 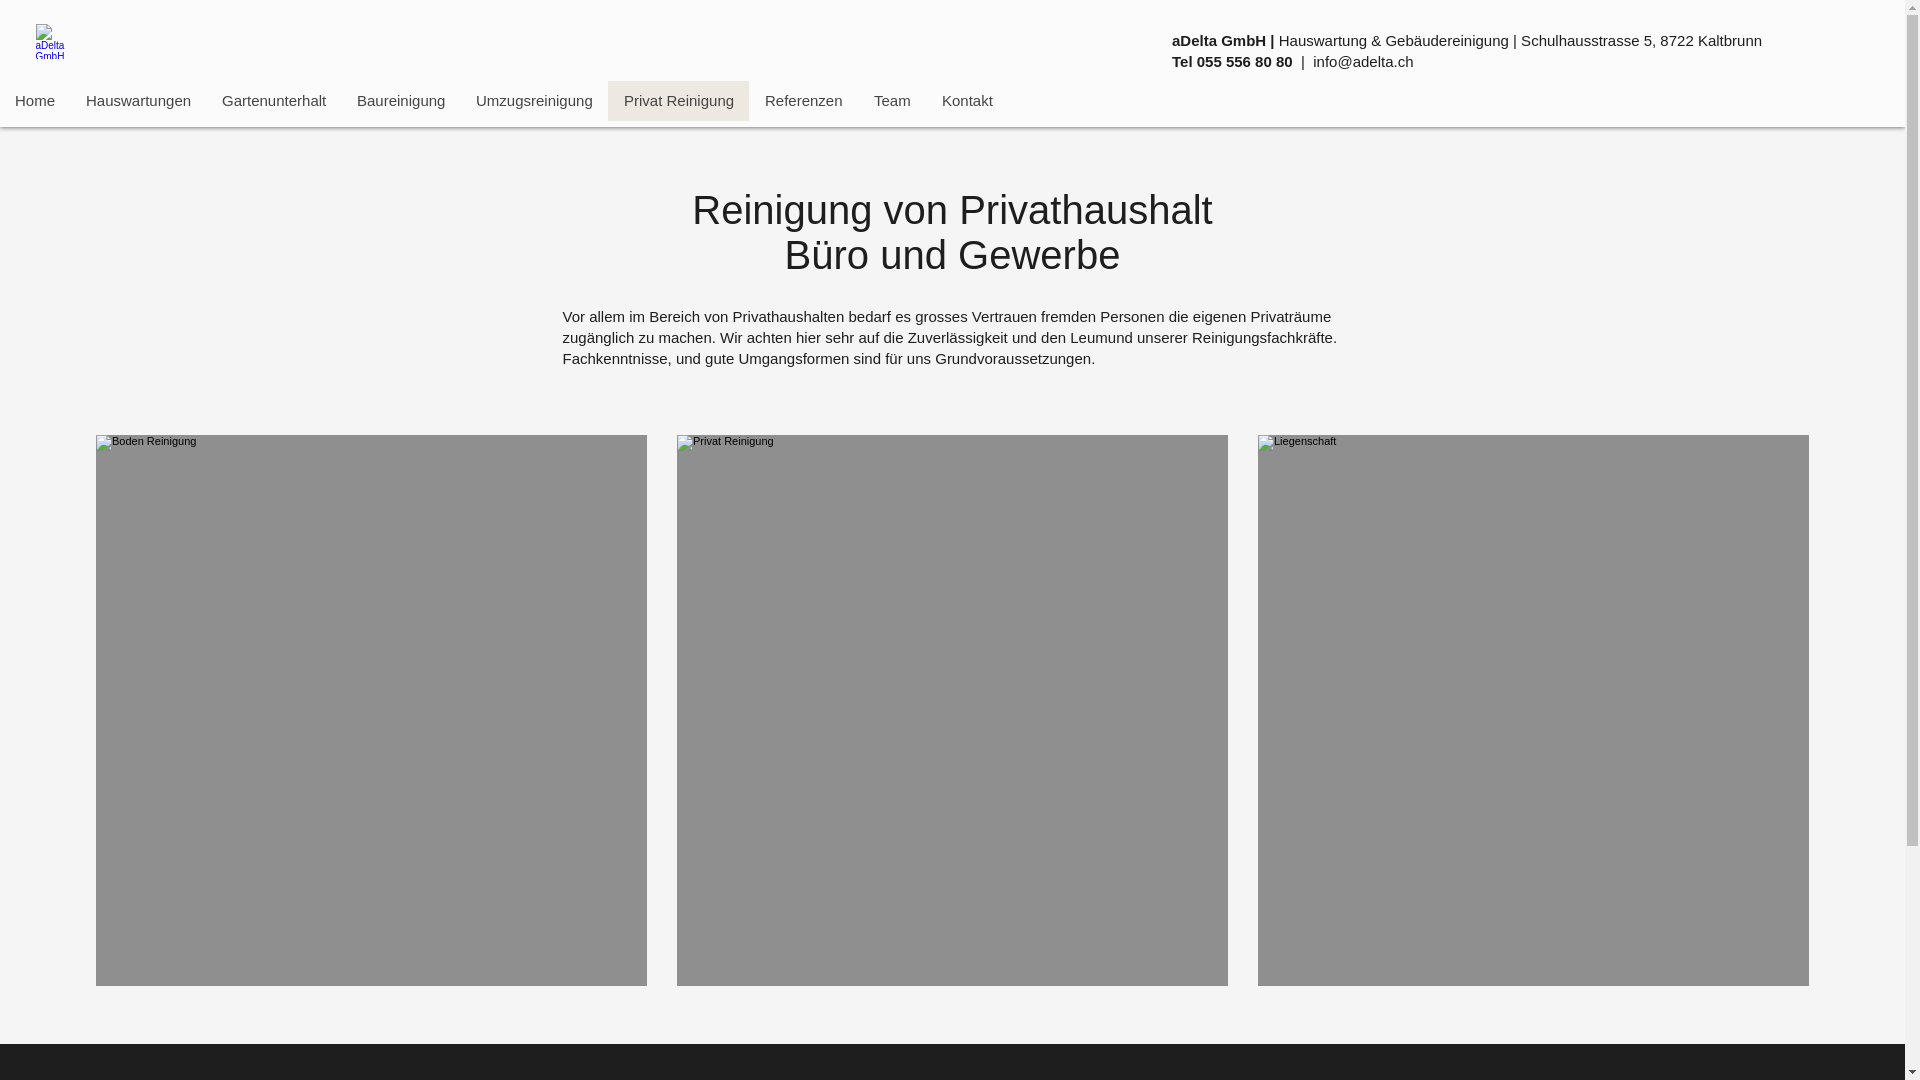 I want to click on 'Referenzen', so click(x=803, y=100).